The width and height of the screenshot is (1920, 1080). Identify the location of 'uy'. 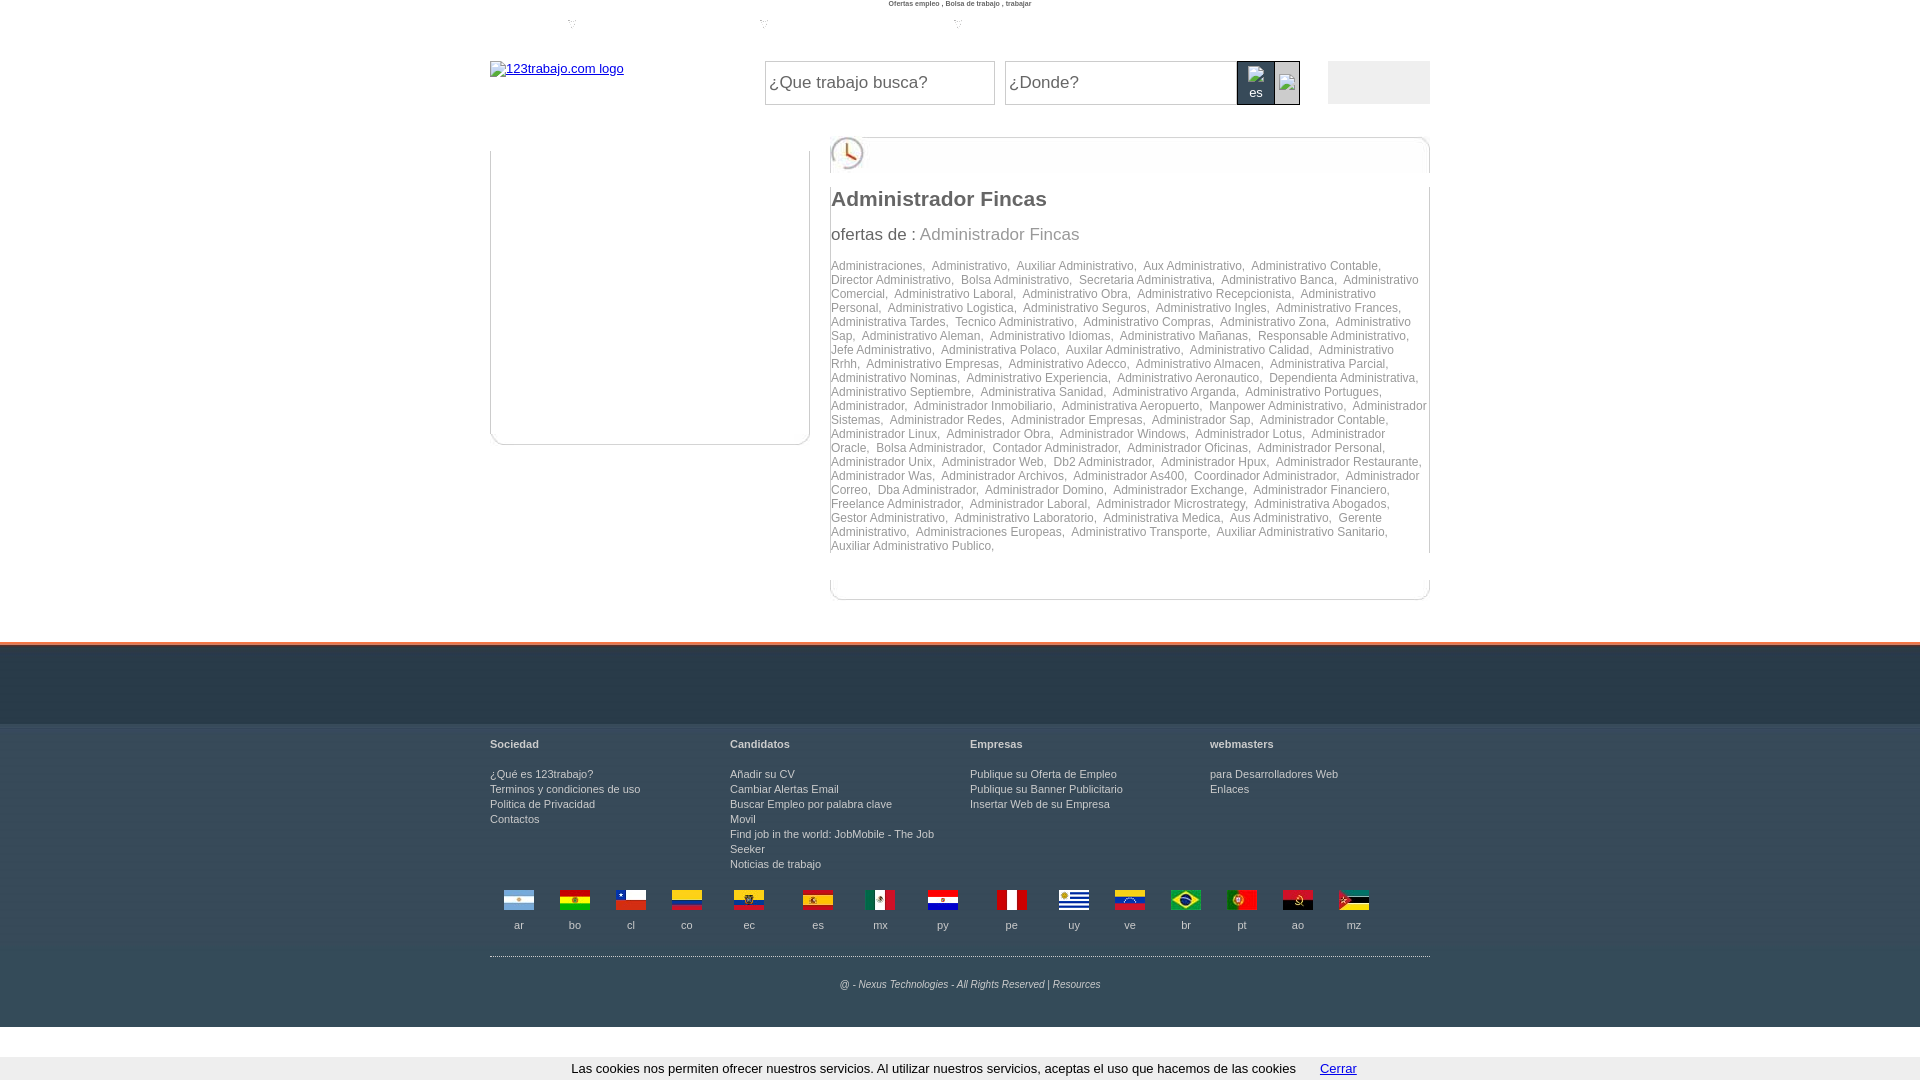
(1073, 925).